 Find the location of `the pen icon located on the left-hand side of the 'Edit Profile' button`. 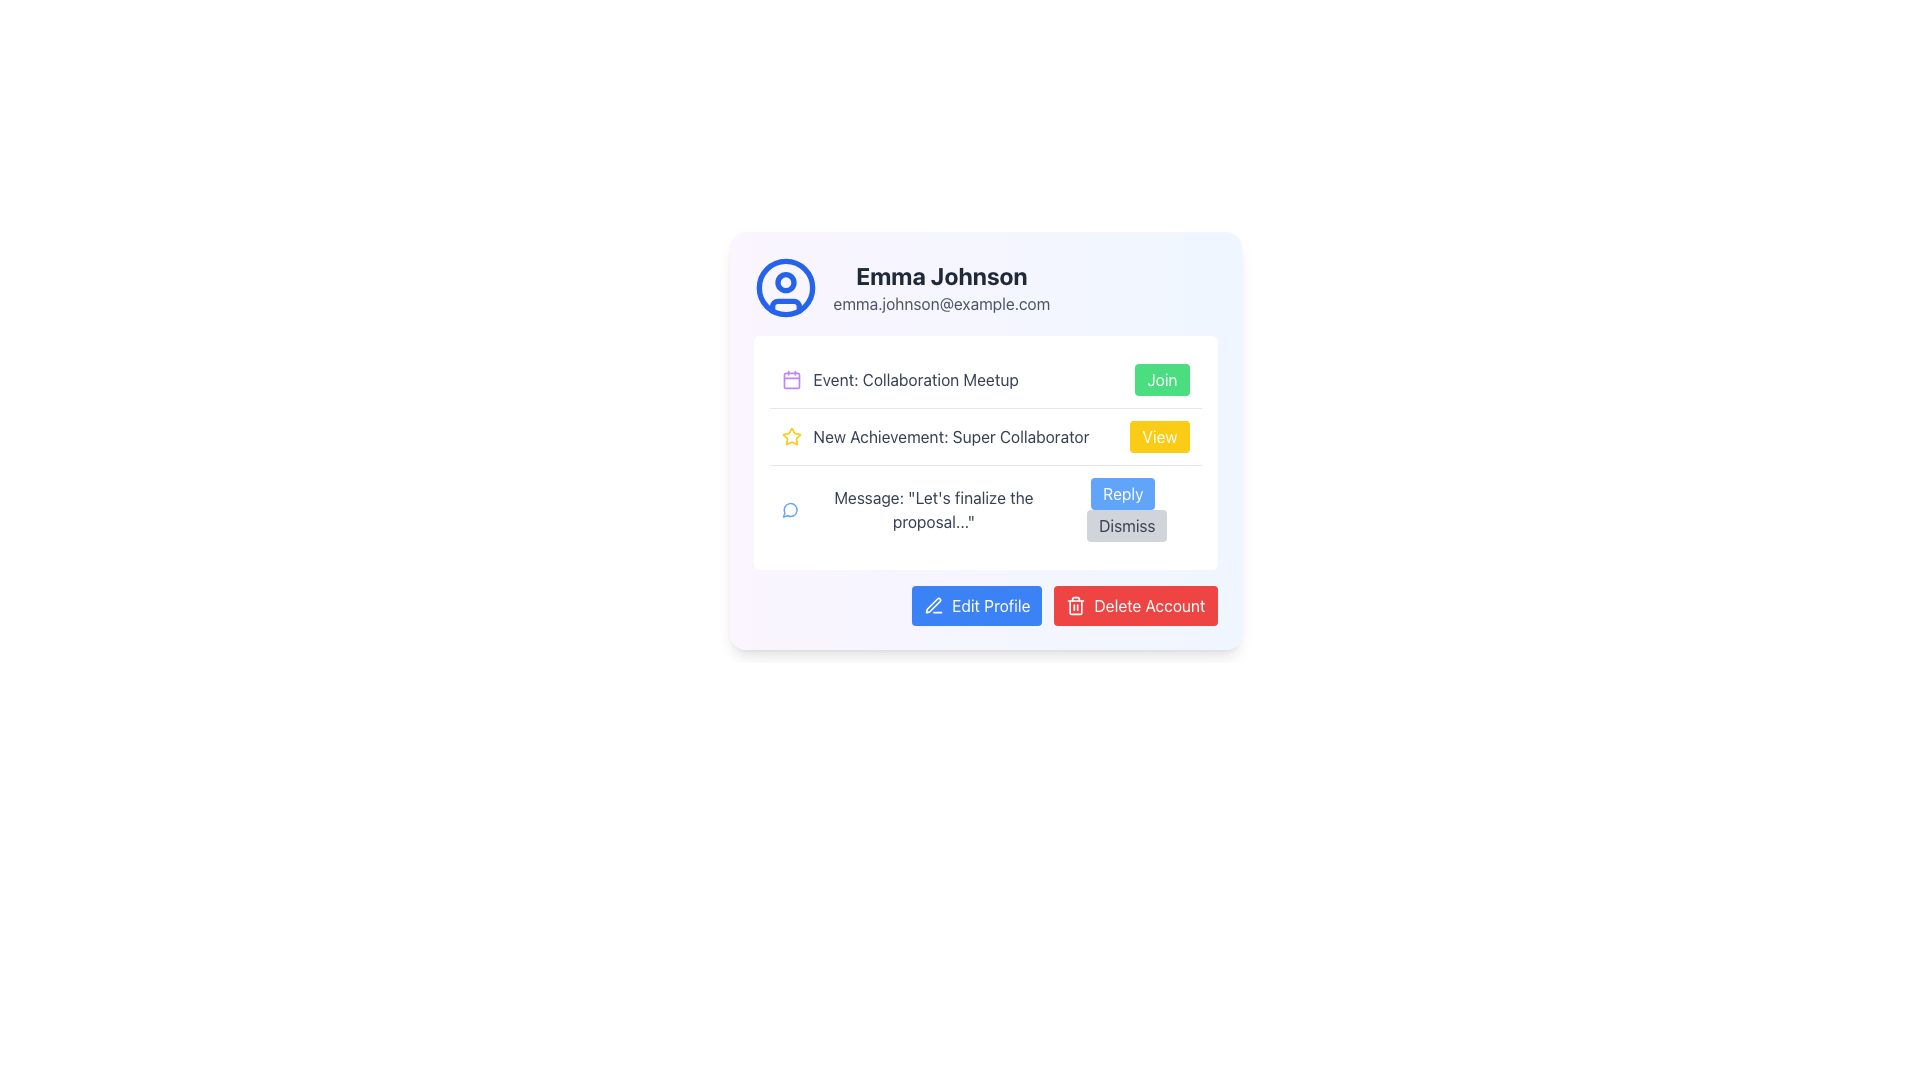

the pen icon located on the left-hand side of the 'Edit Profile' button is located at coordinates (933, 604).